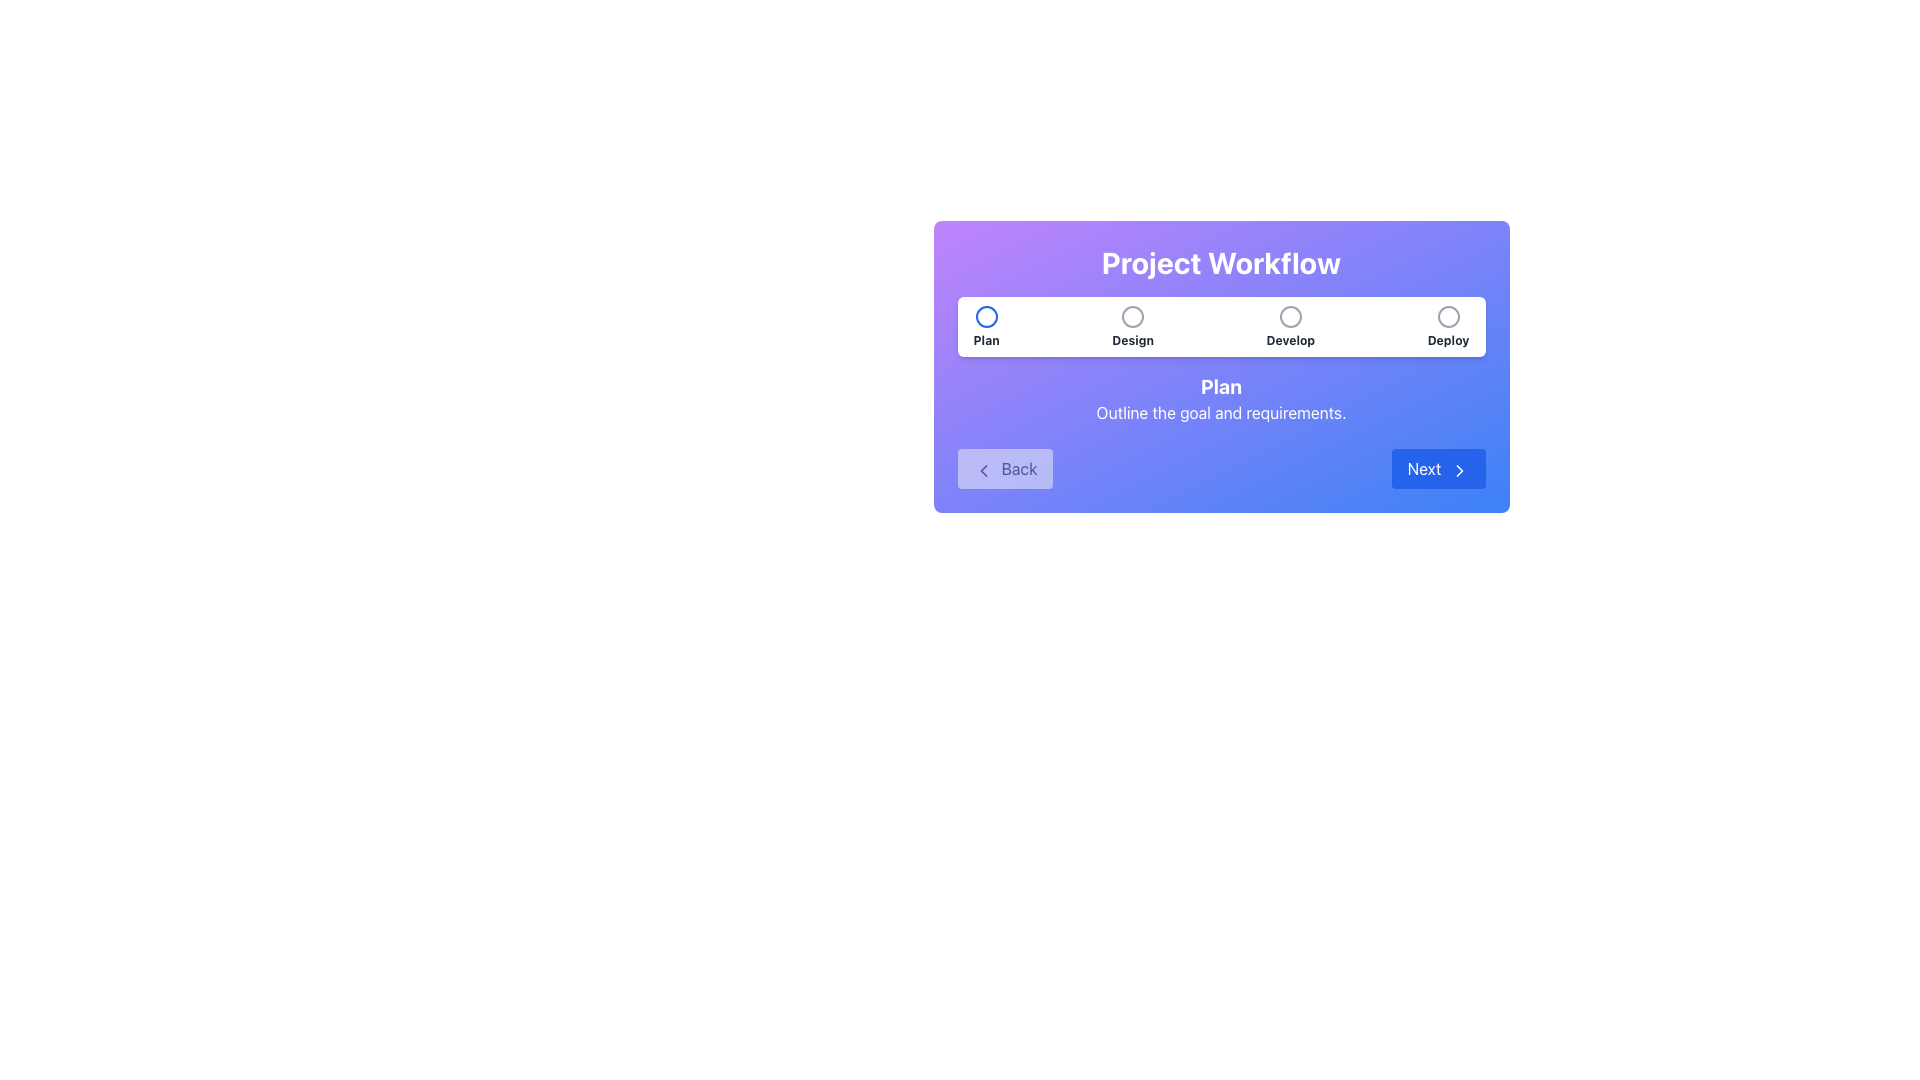  What do you see at coordinates (1133, 339) in the screenshot?
I see `the text label displaying 'Design', which is the second step in the horizontal workflow tracker located beneath the circular icon` at bounding box center [1133, 339].